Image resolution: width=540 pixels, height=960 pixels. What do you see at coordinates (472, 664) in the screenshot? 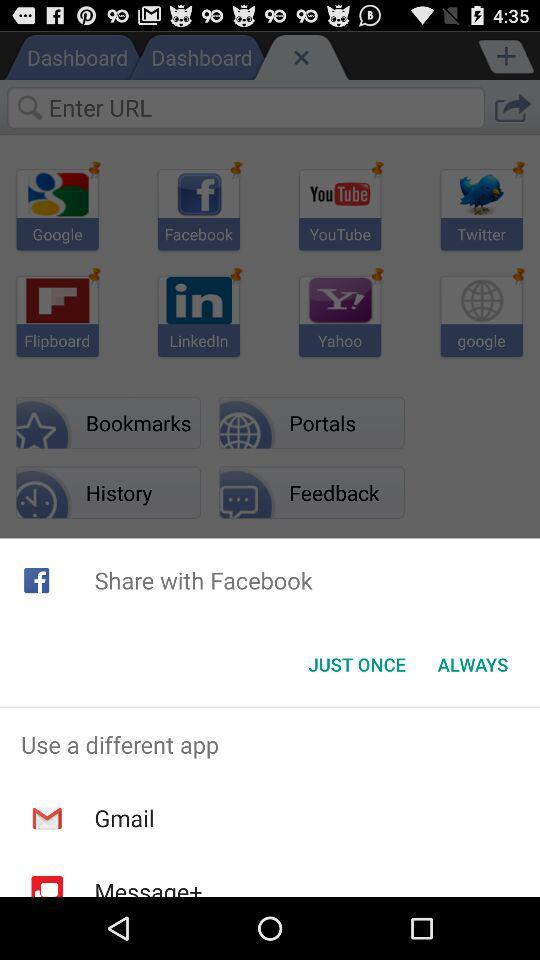
I see `the button at the bottom right corner` at bounding box center [472, 664].